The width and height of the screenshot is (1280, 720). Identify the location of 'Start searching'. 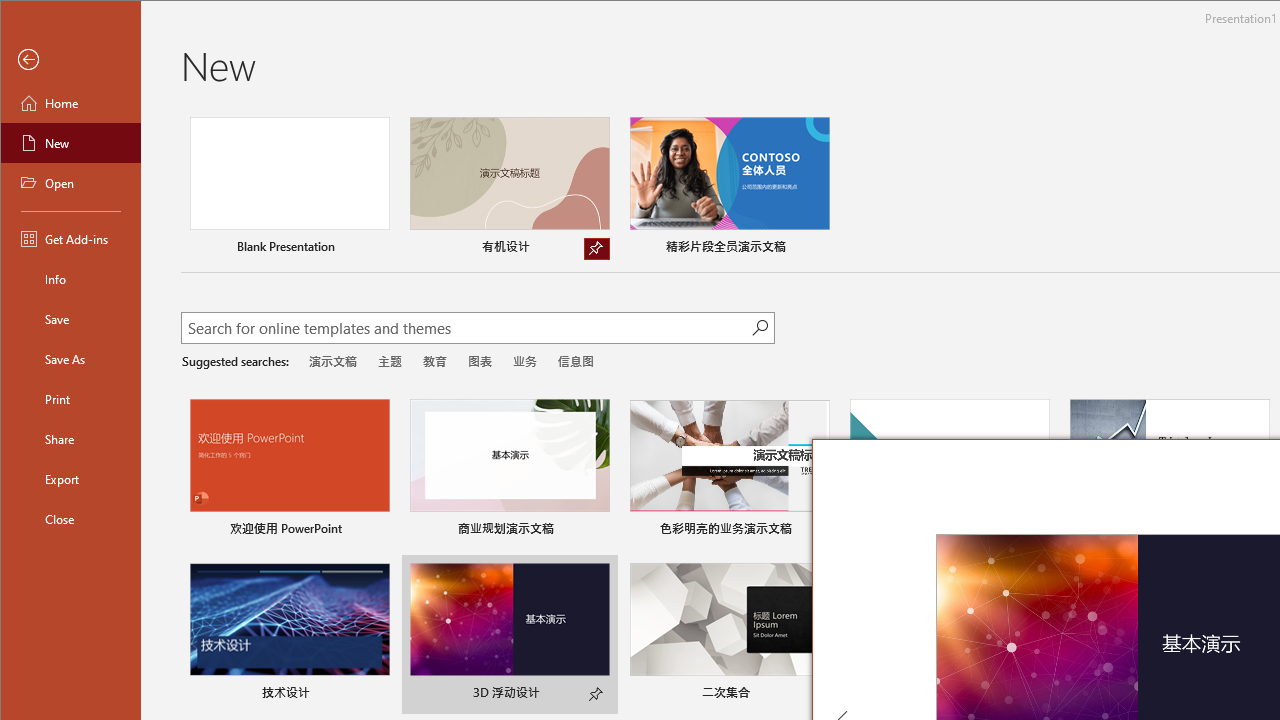
(759, 326).